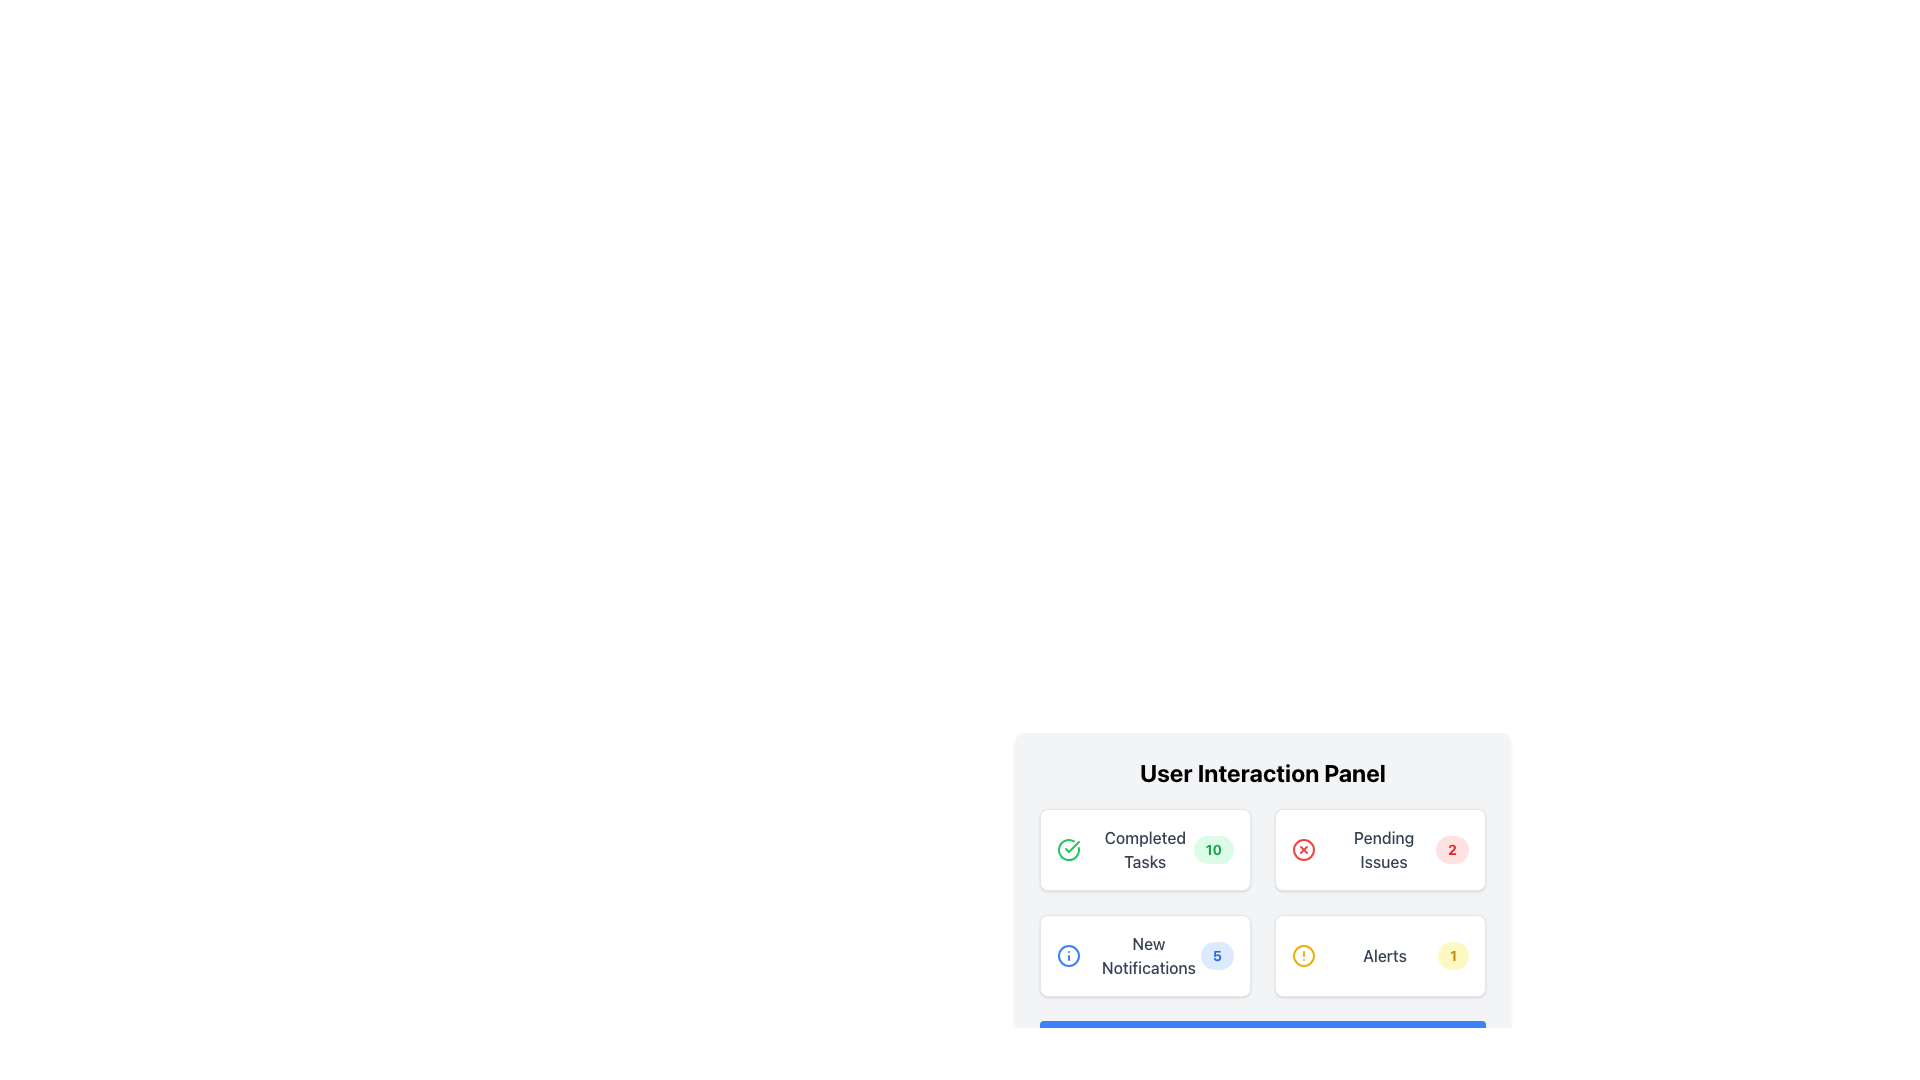  What do you see at coordinates (1453, 955) in the screenshot?
I see `the Notification Badge displaying the number '1' with a pale yellow background located at the top-right corner of the Alerts card` at bounding box center [1453, 955].